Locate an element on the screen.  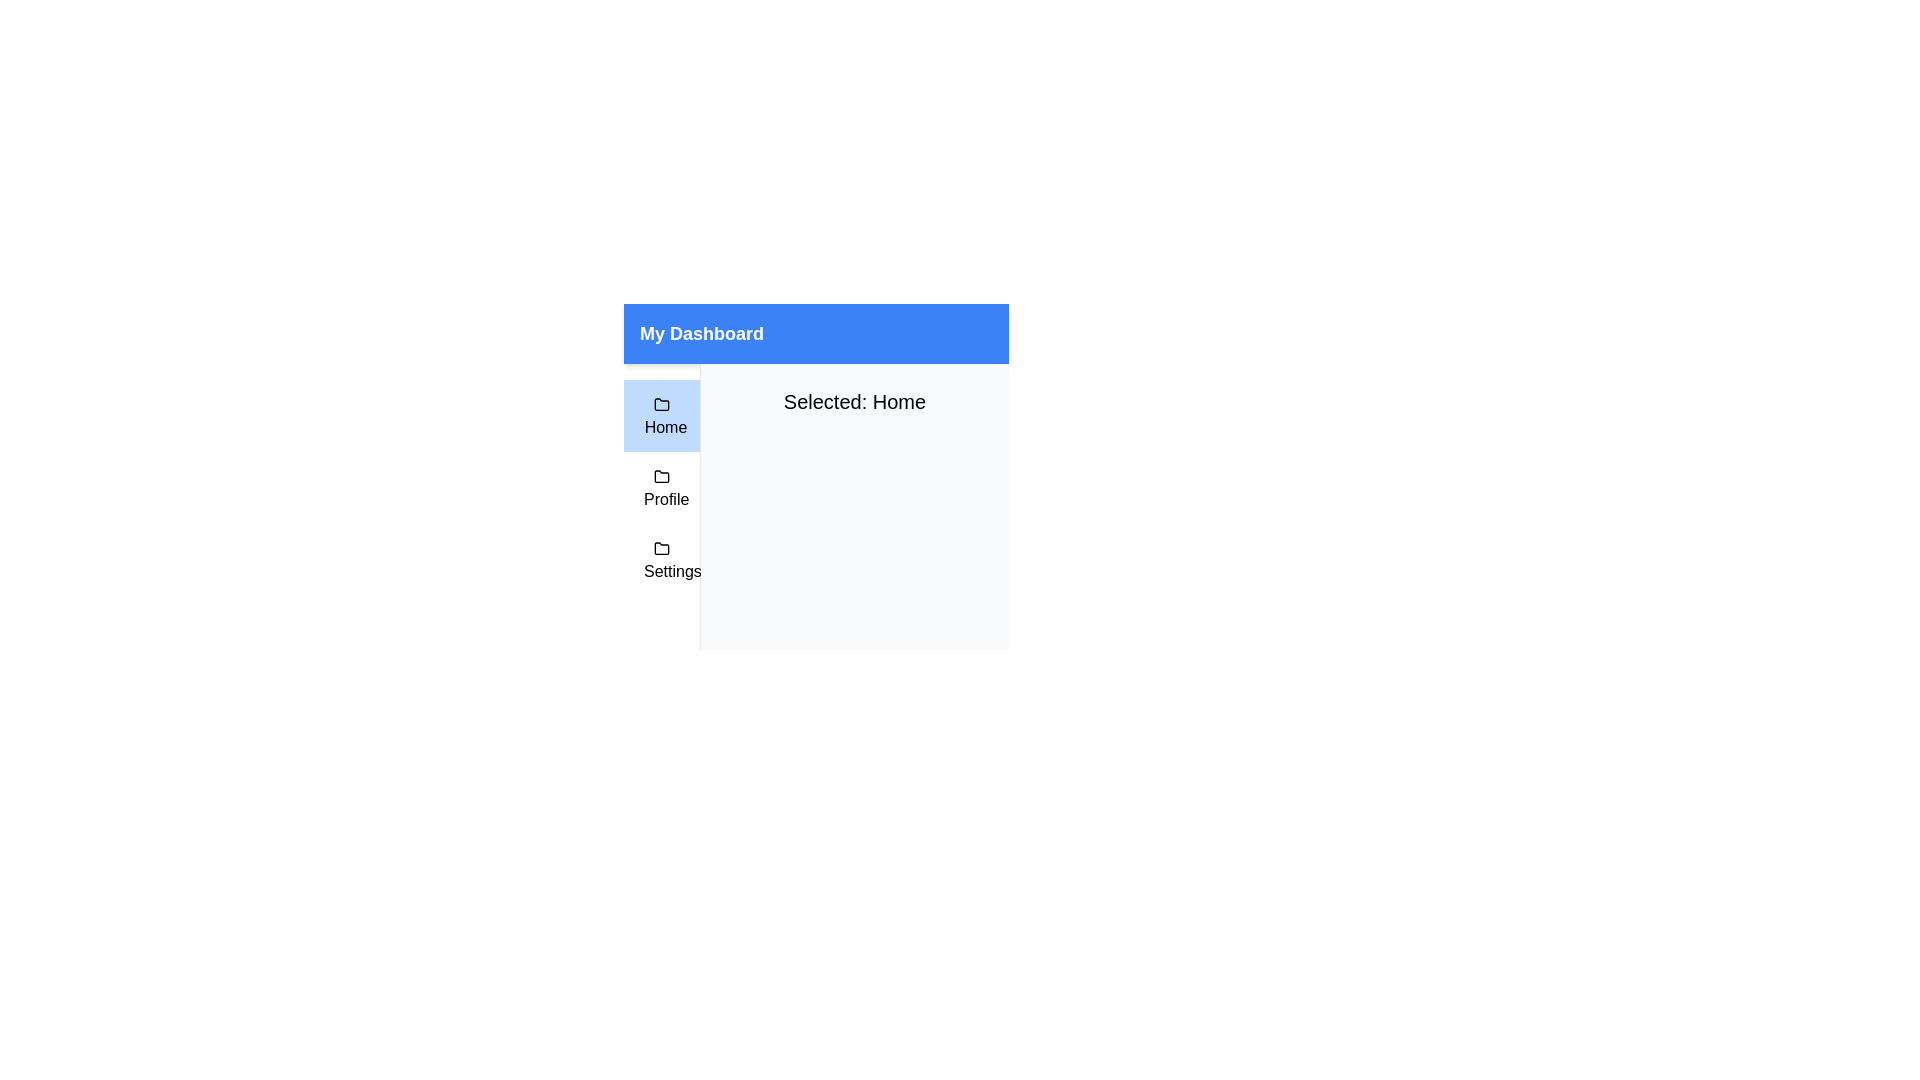
the folder icon located near the top of the sidebar menu, aligned with the 'Home' label is located at coordinates (662, 404).